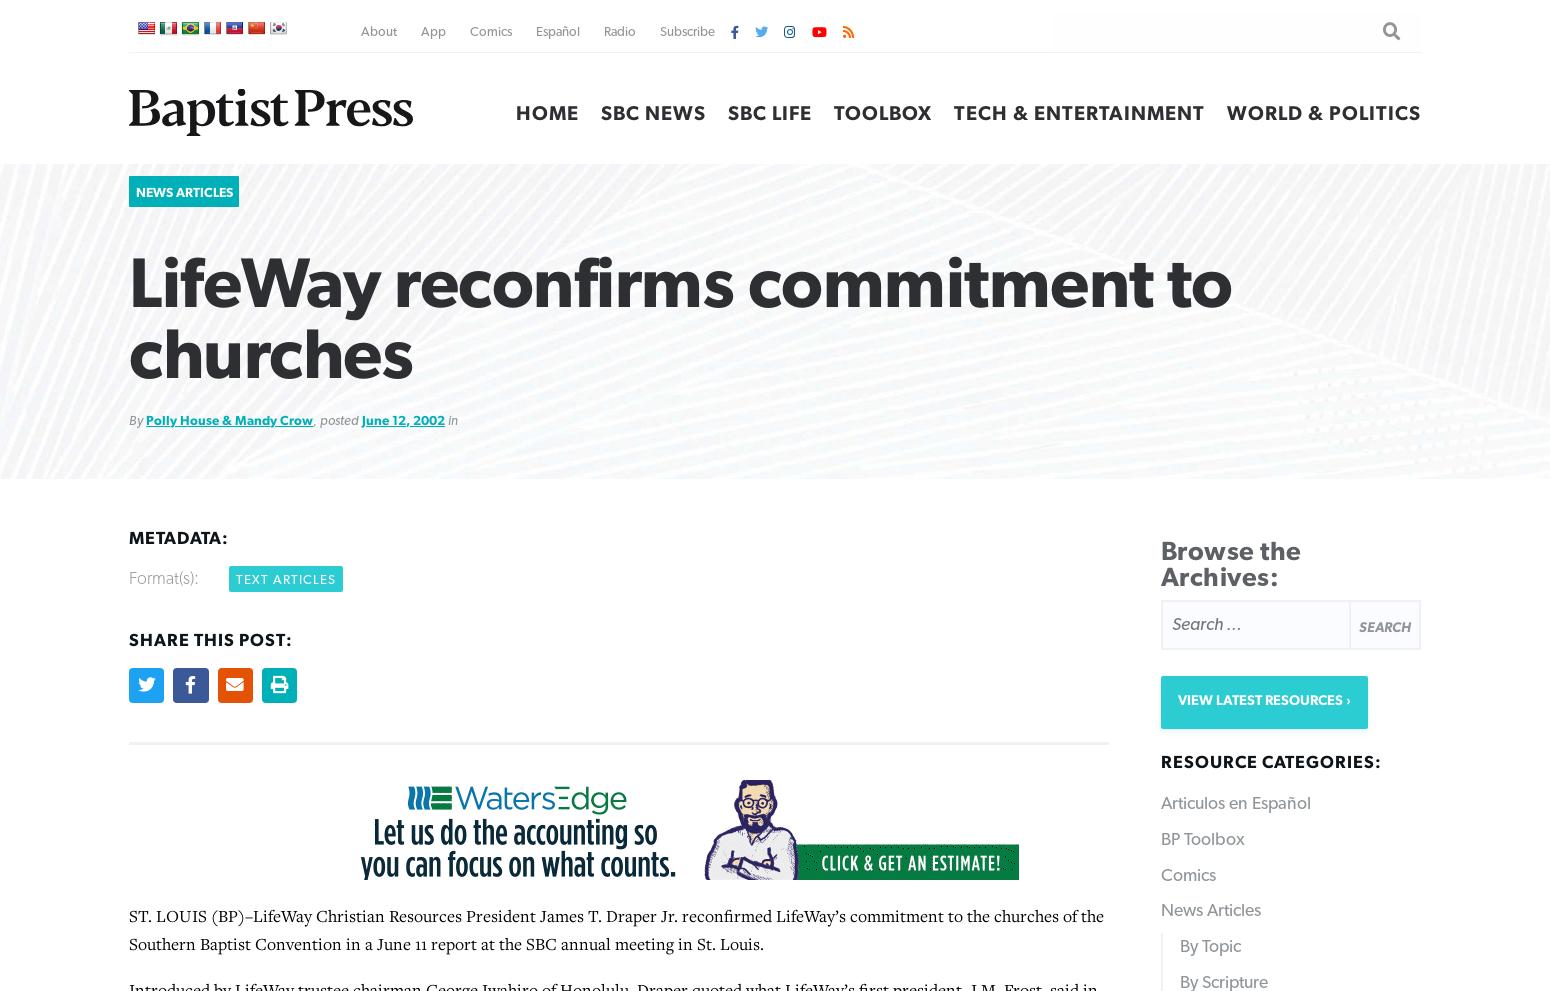  What do you see at coordinates (601, 165) in the screenshot?
I see `'He mentioned Centrifuge, M-Fuge, Centri-Kid and Crosspoint camps for children and youth that blend Bible study, recreation and worship, helping campers integrate Christian values, including an understanding of absolute truth, into their lives.'` at bounding box center [601, 165].